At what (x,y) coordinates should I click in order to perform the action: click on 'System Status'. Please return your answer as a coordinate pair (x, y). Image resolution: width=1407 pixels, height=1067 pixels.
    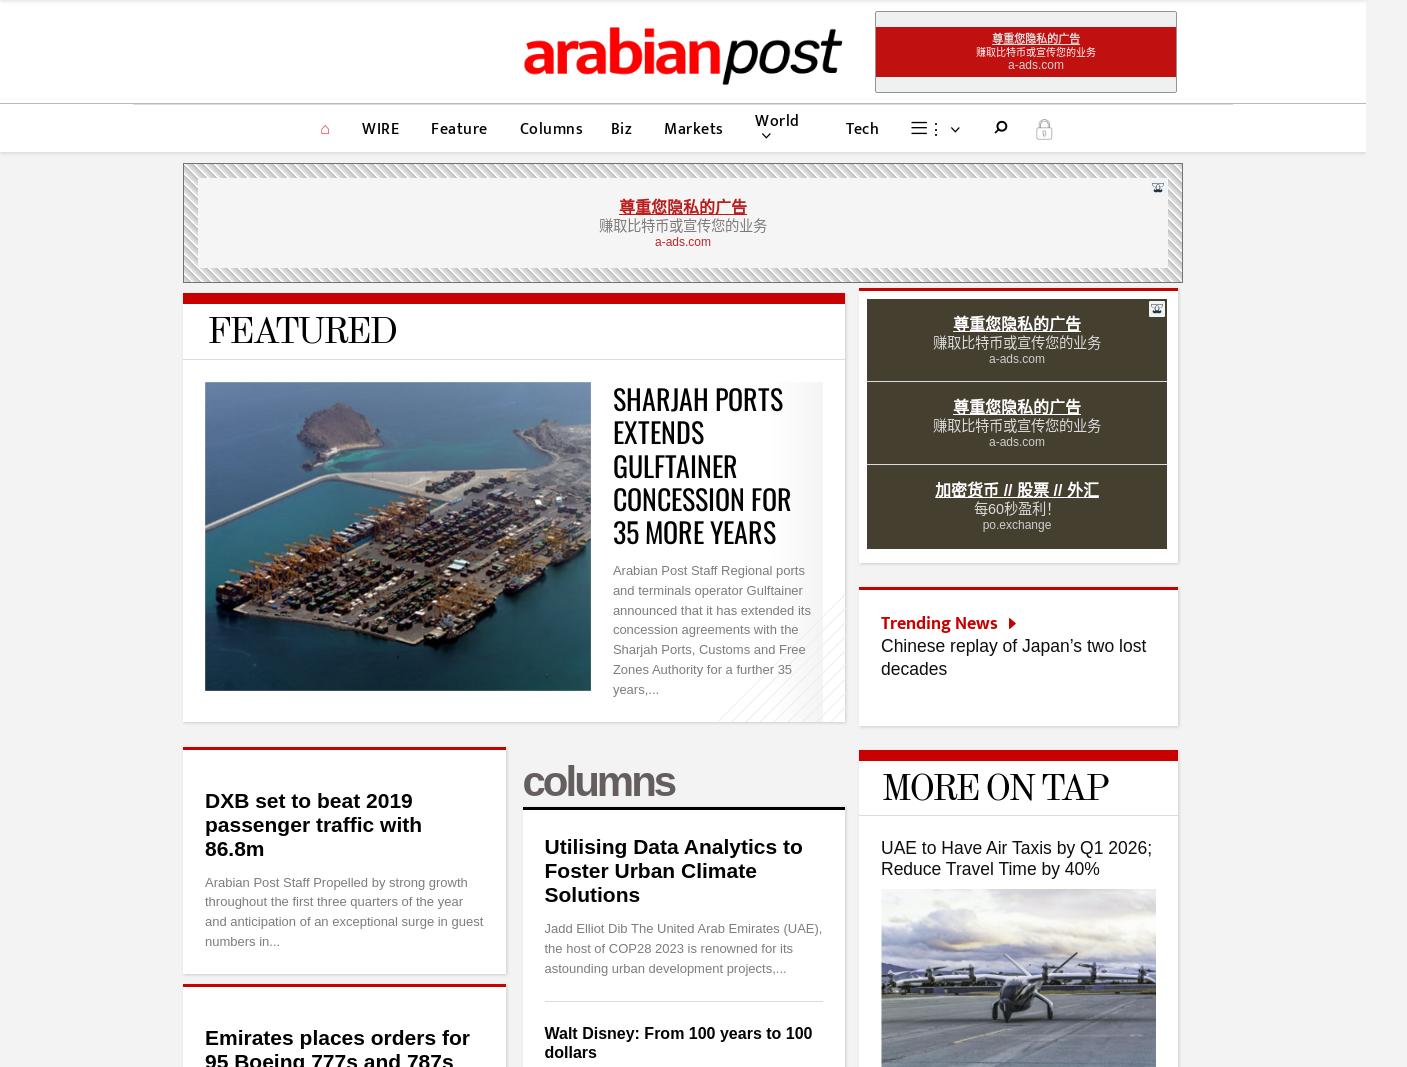
    Looking at the image, I should click on (999, 869).